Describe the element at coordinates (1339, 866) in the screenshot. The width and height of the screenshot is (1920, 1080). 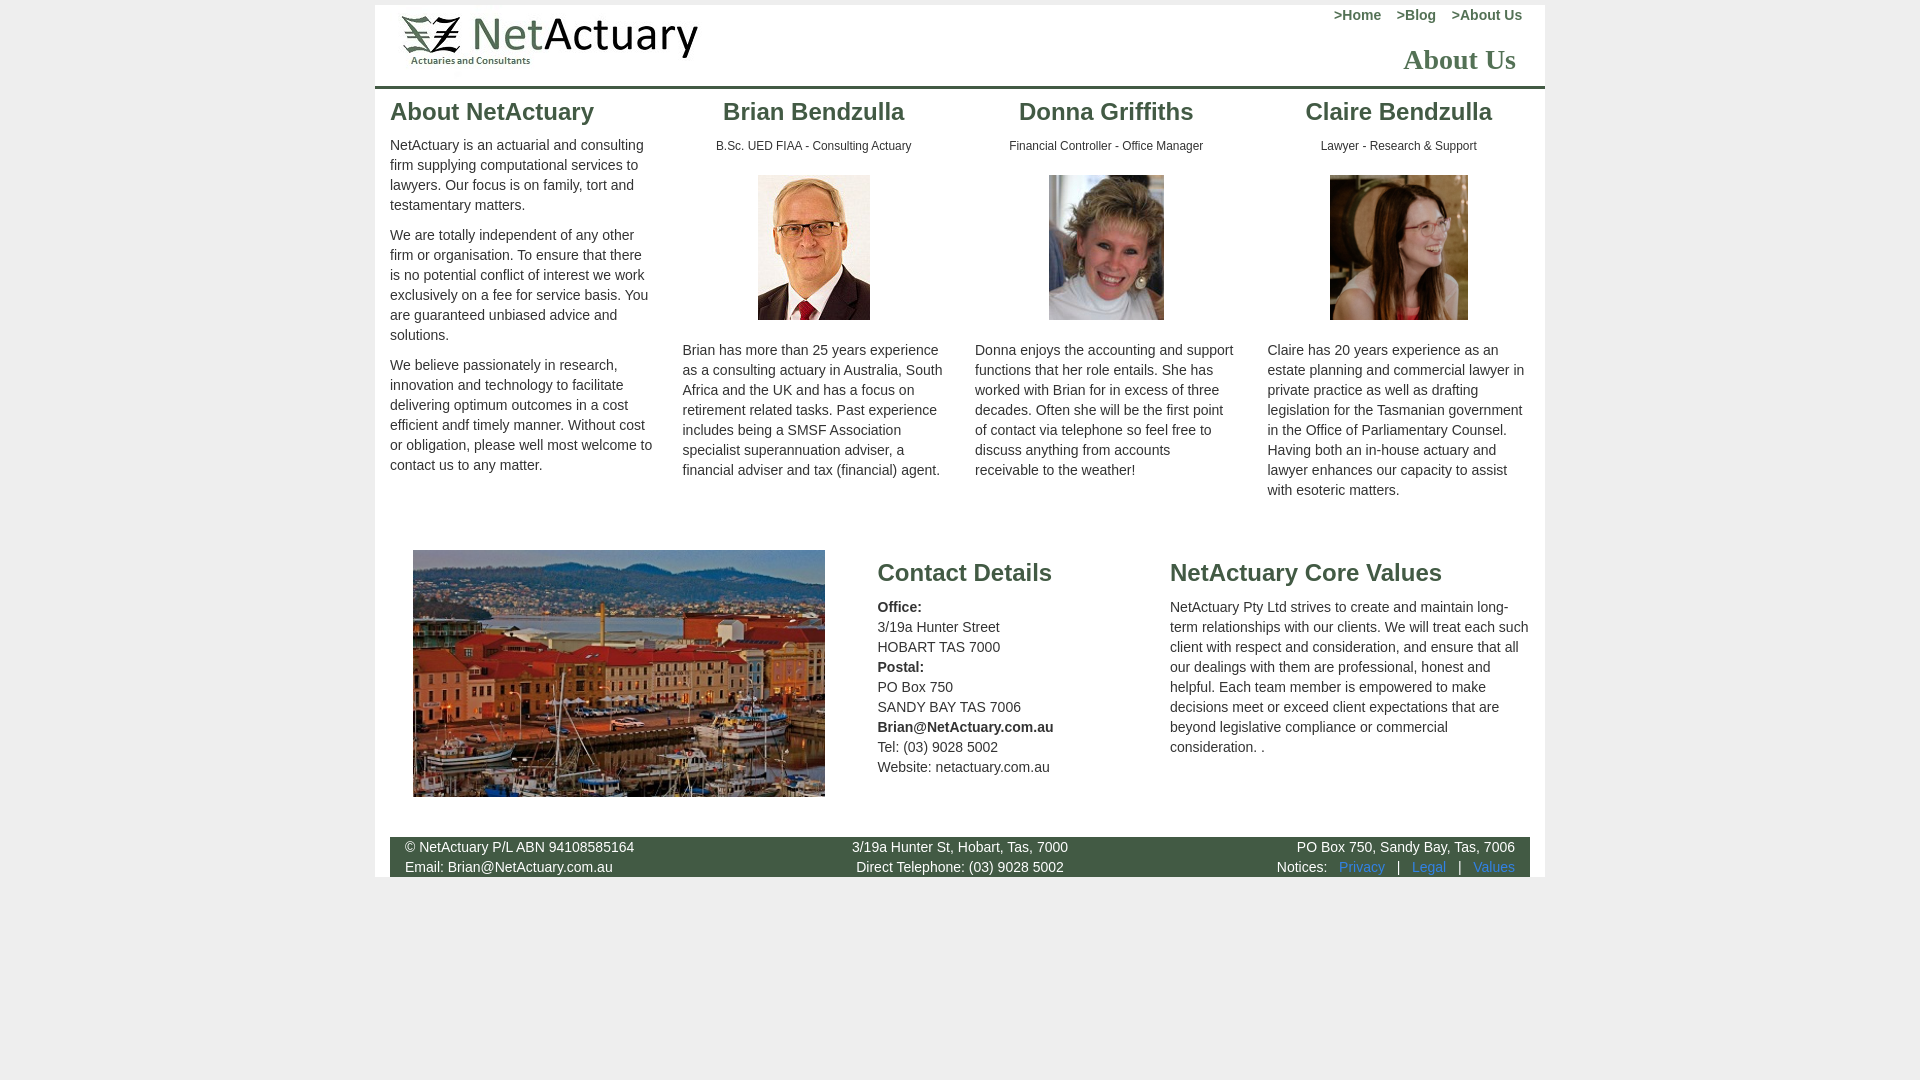
I see `'Privacy'` at that location.